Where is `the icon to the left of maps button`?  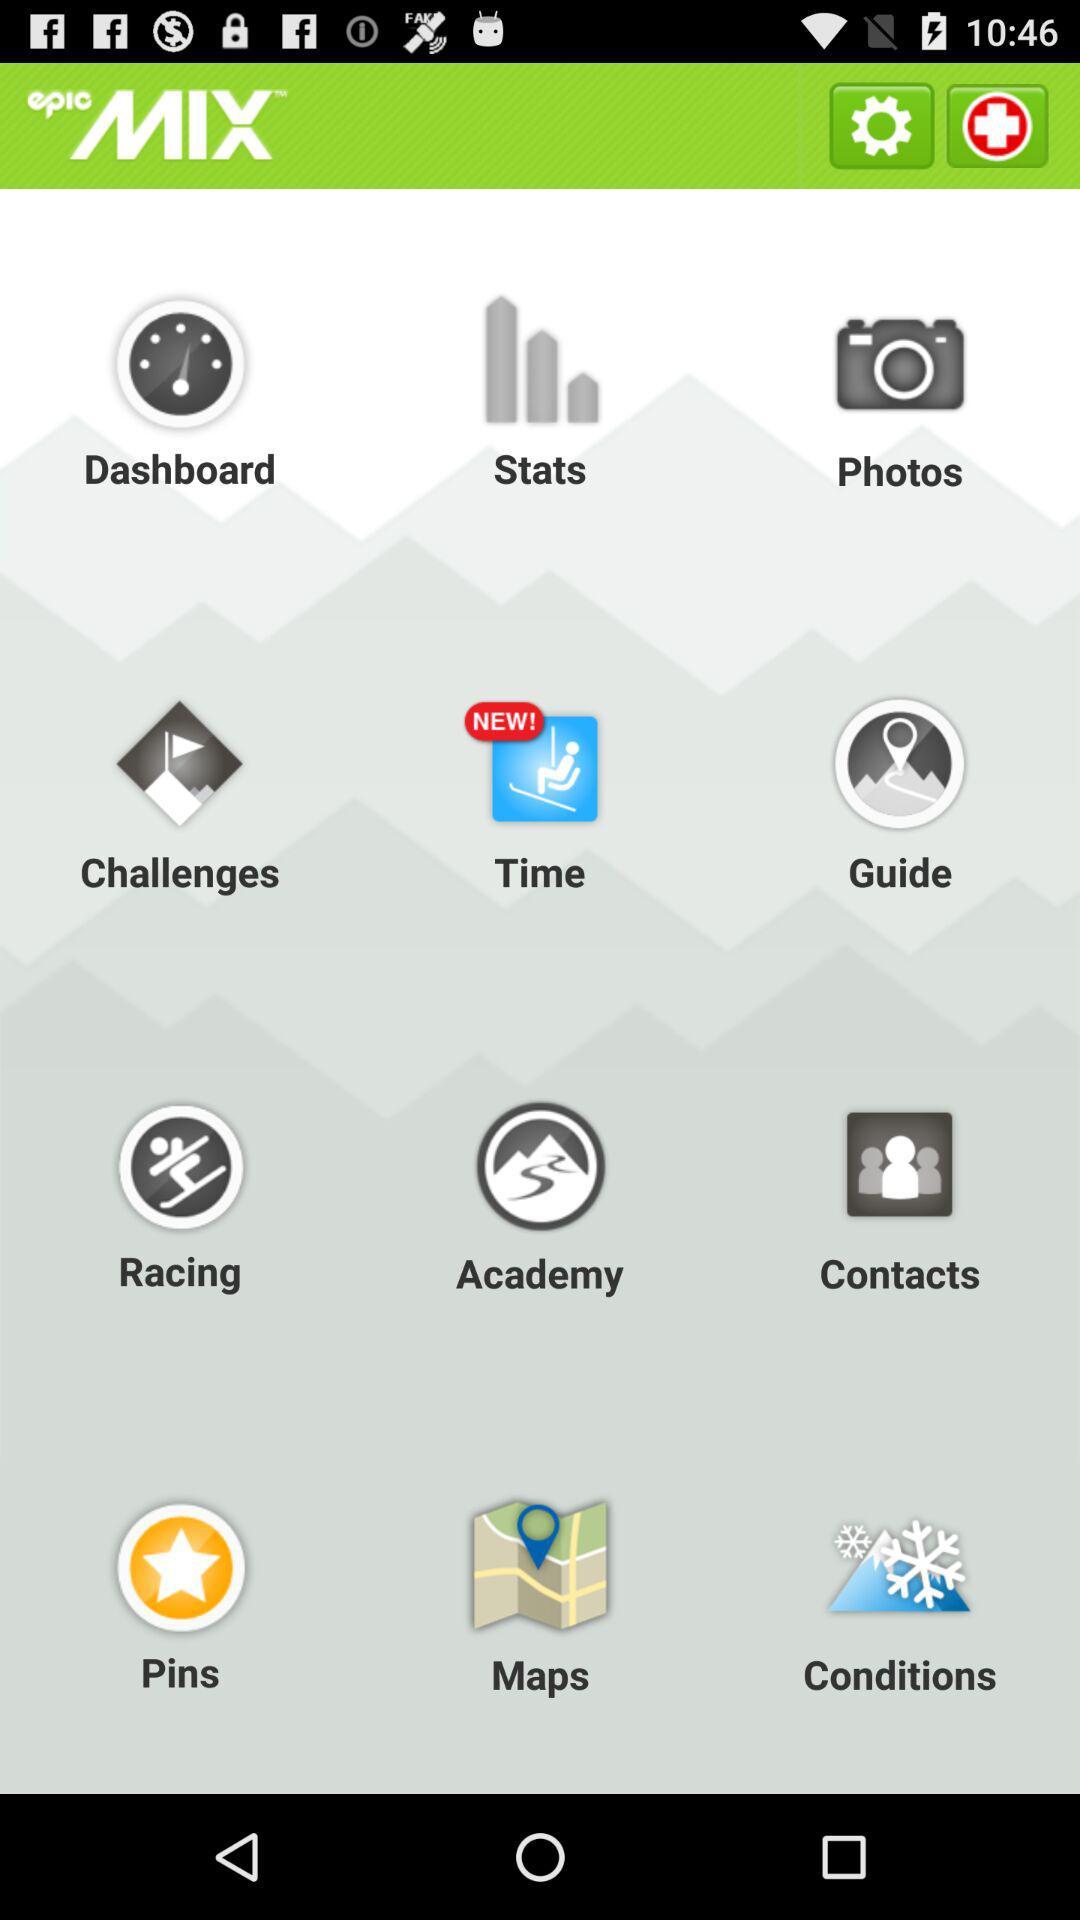
the icon to the left of maps button is located at coordinates (180, 1592).